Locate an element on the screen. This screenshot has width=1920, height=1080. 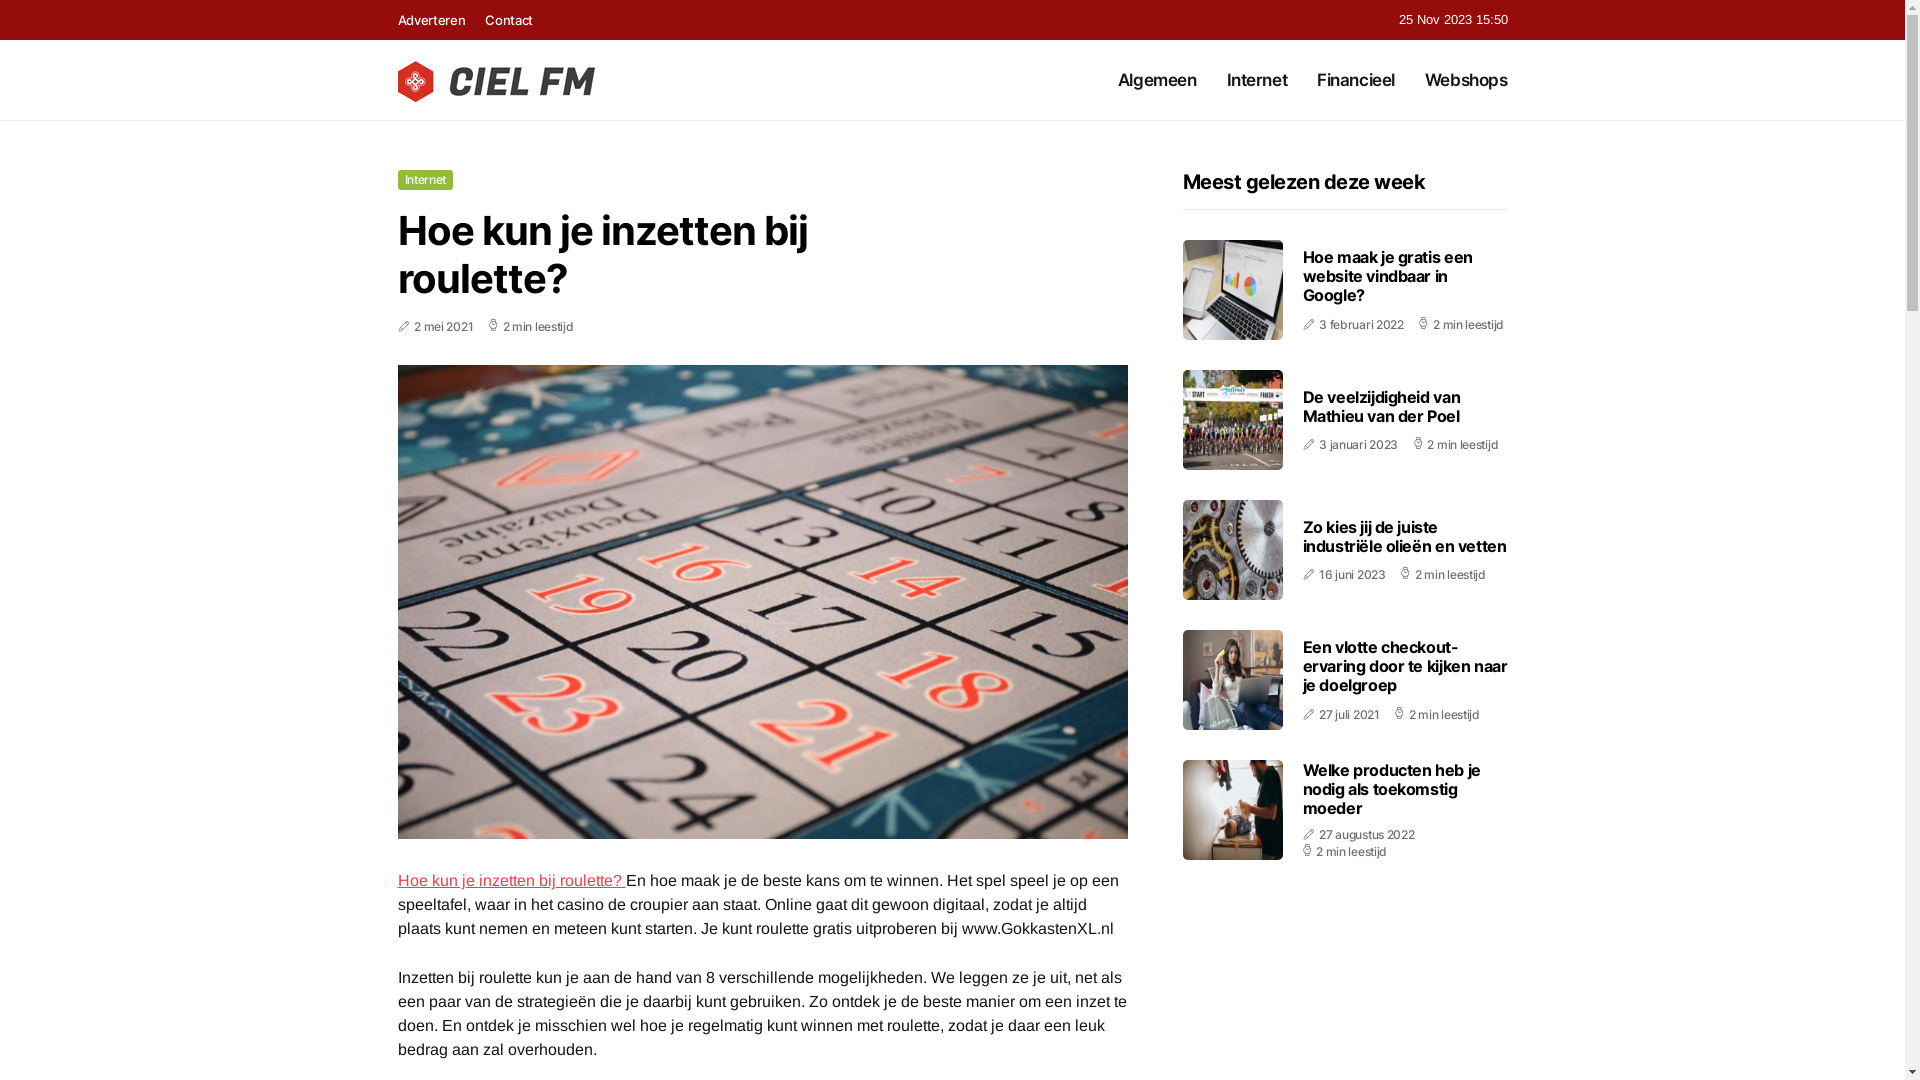
'De veelzijdigheid van Mathieu van der Poel' is located at coordinates (1380, 405).